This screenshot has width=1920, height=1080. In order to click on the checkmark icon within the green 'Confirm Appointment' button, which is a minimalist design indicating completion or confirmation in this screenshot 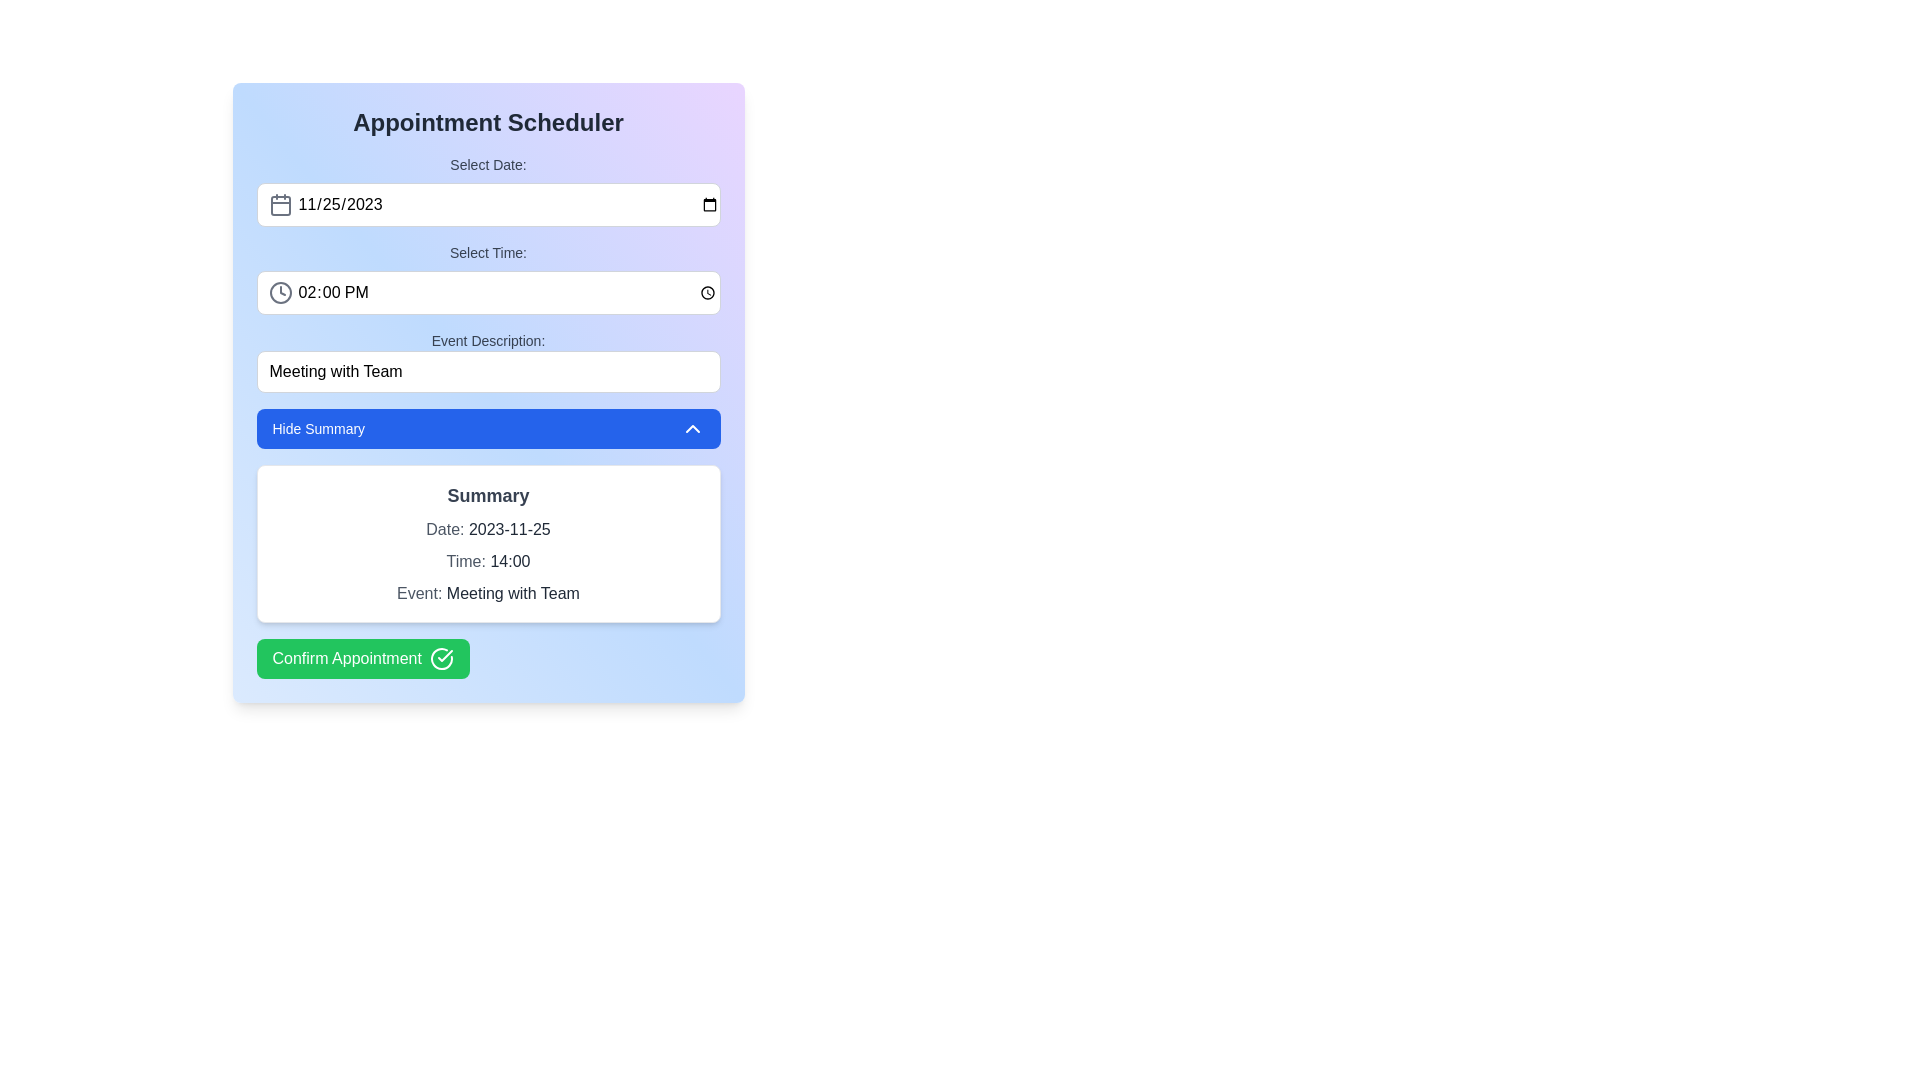, I will do `click(444, 655)`.